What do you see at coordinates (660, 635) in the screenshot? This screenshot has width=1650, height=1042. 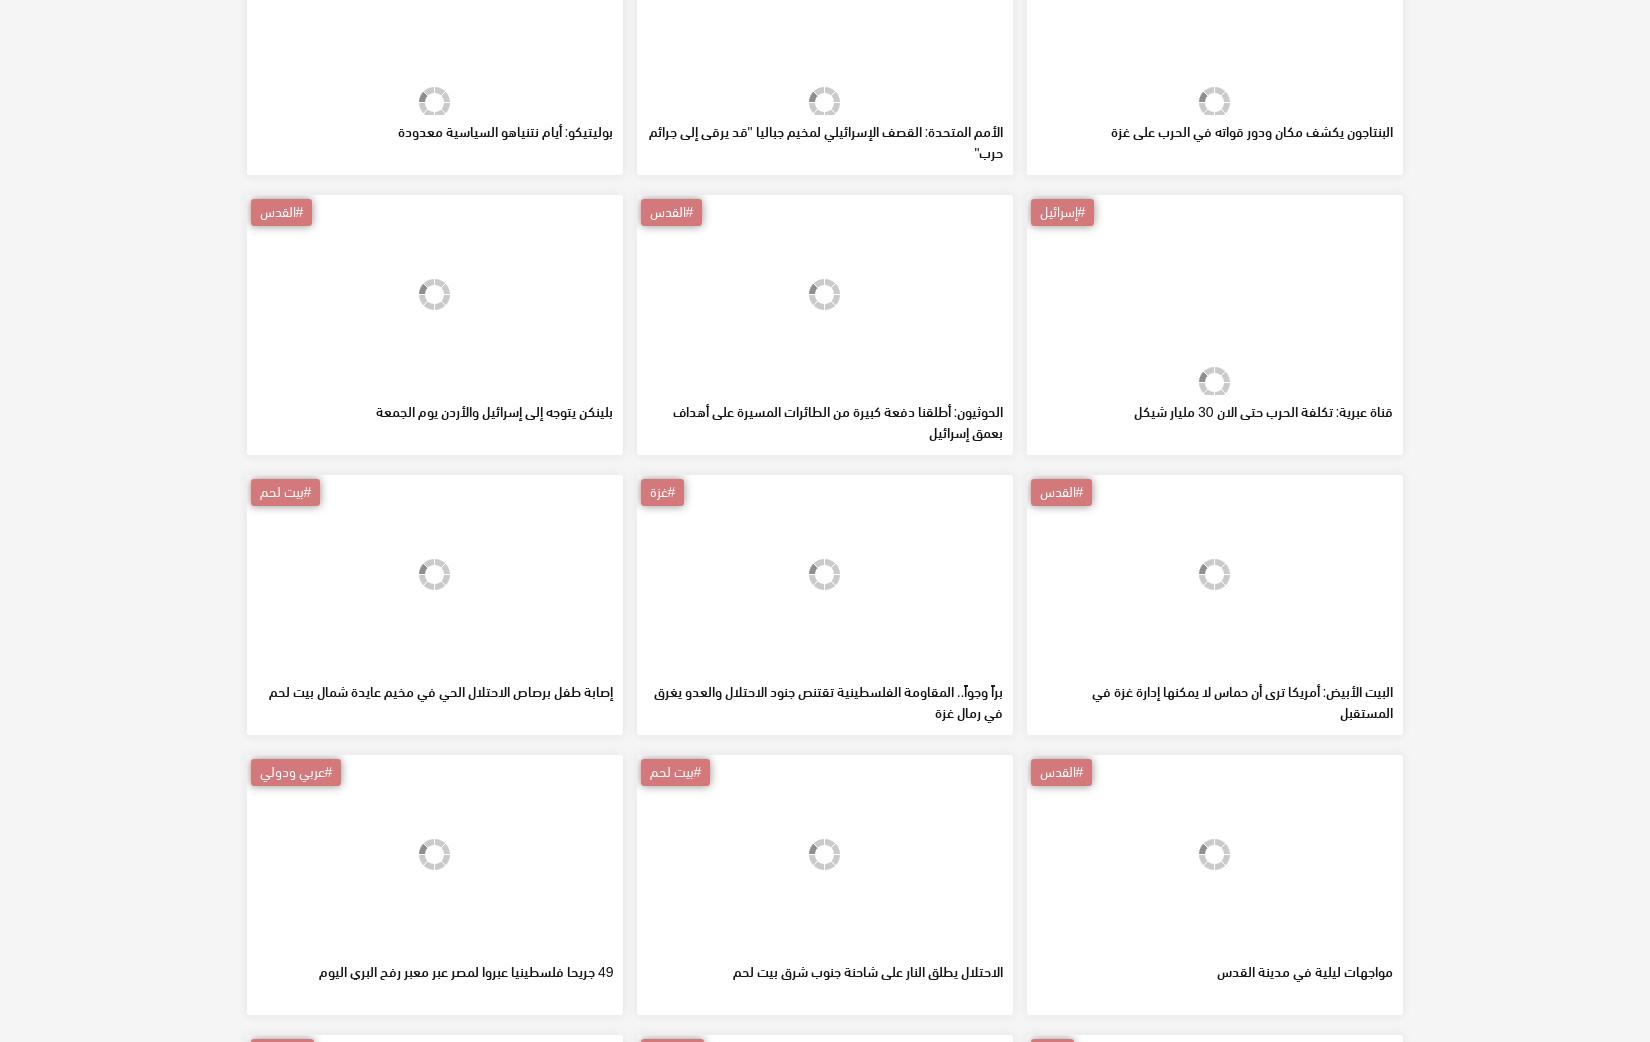 I see `'#غزة'` at bounding box center [660, 635].